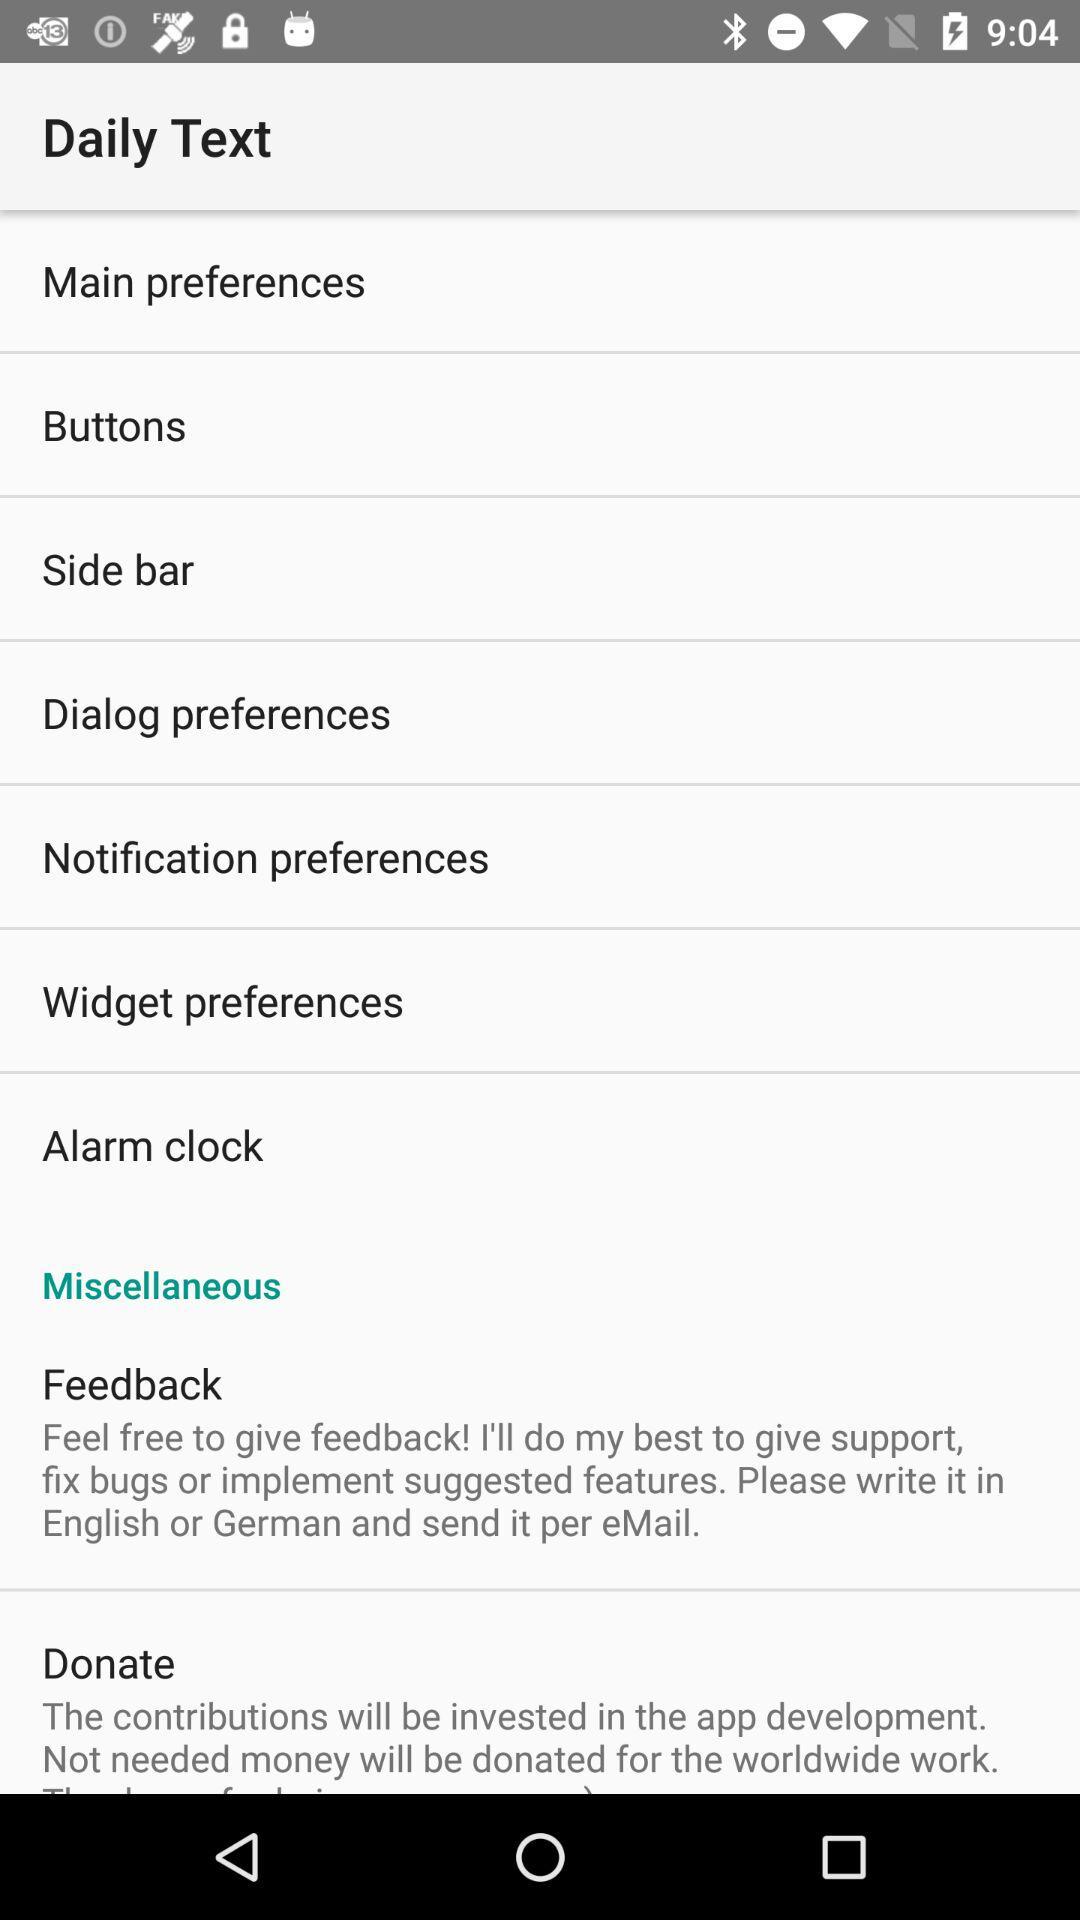  Describe the element at coordinates (151, 1144) in the screenshot. I see `alarm clock item` at that location.